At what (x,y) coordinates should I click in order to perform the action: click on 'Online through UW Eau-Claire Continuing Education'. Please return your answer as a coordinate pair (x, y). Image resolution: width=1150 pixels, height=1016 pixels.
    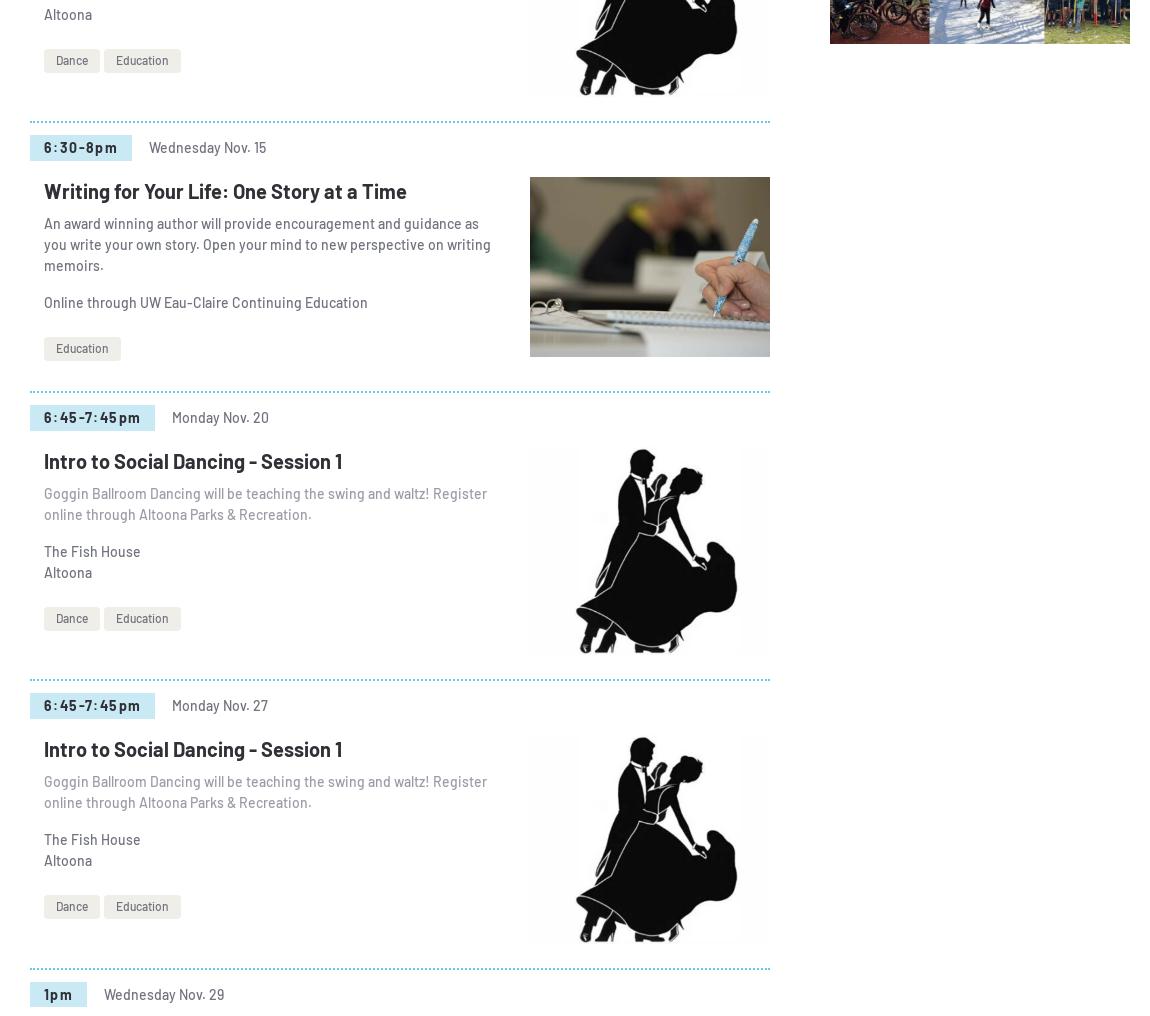
    Looking at the image, I should click on (204, 301).